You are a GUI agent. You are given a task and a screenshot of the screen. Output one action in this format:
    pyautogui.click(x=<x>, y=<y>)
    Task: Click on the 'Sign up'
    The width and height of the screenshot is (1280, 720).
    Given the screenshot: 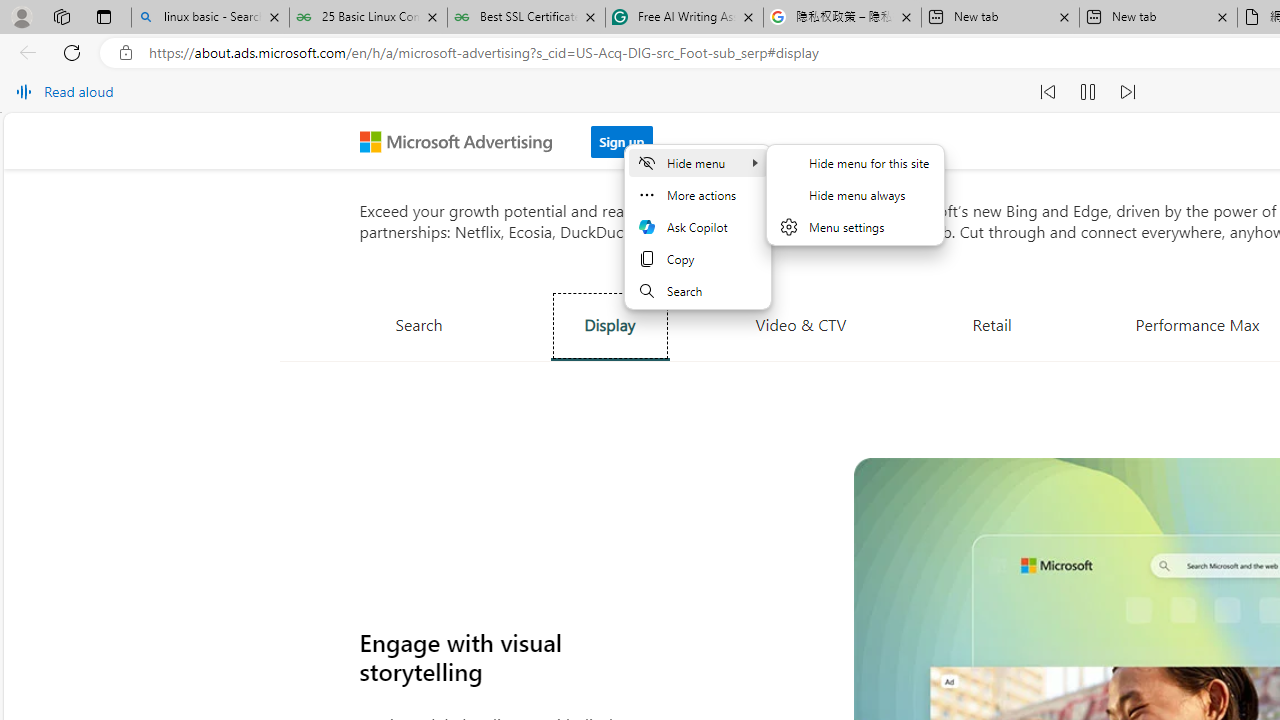 What is the action you would take?
    pyautogui.click(x=621, y=135)
    